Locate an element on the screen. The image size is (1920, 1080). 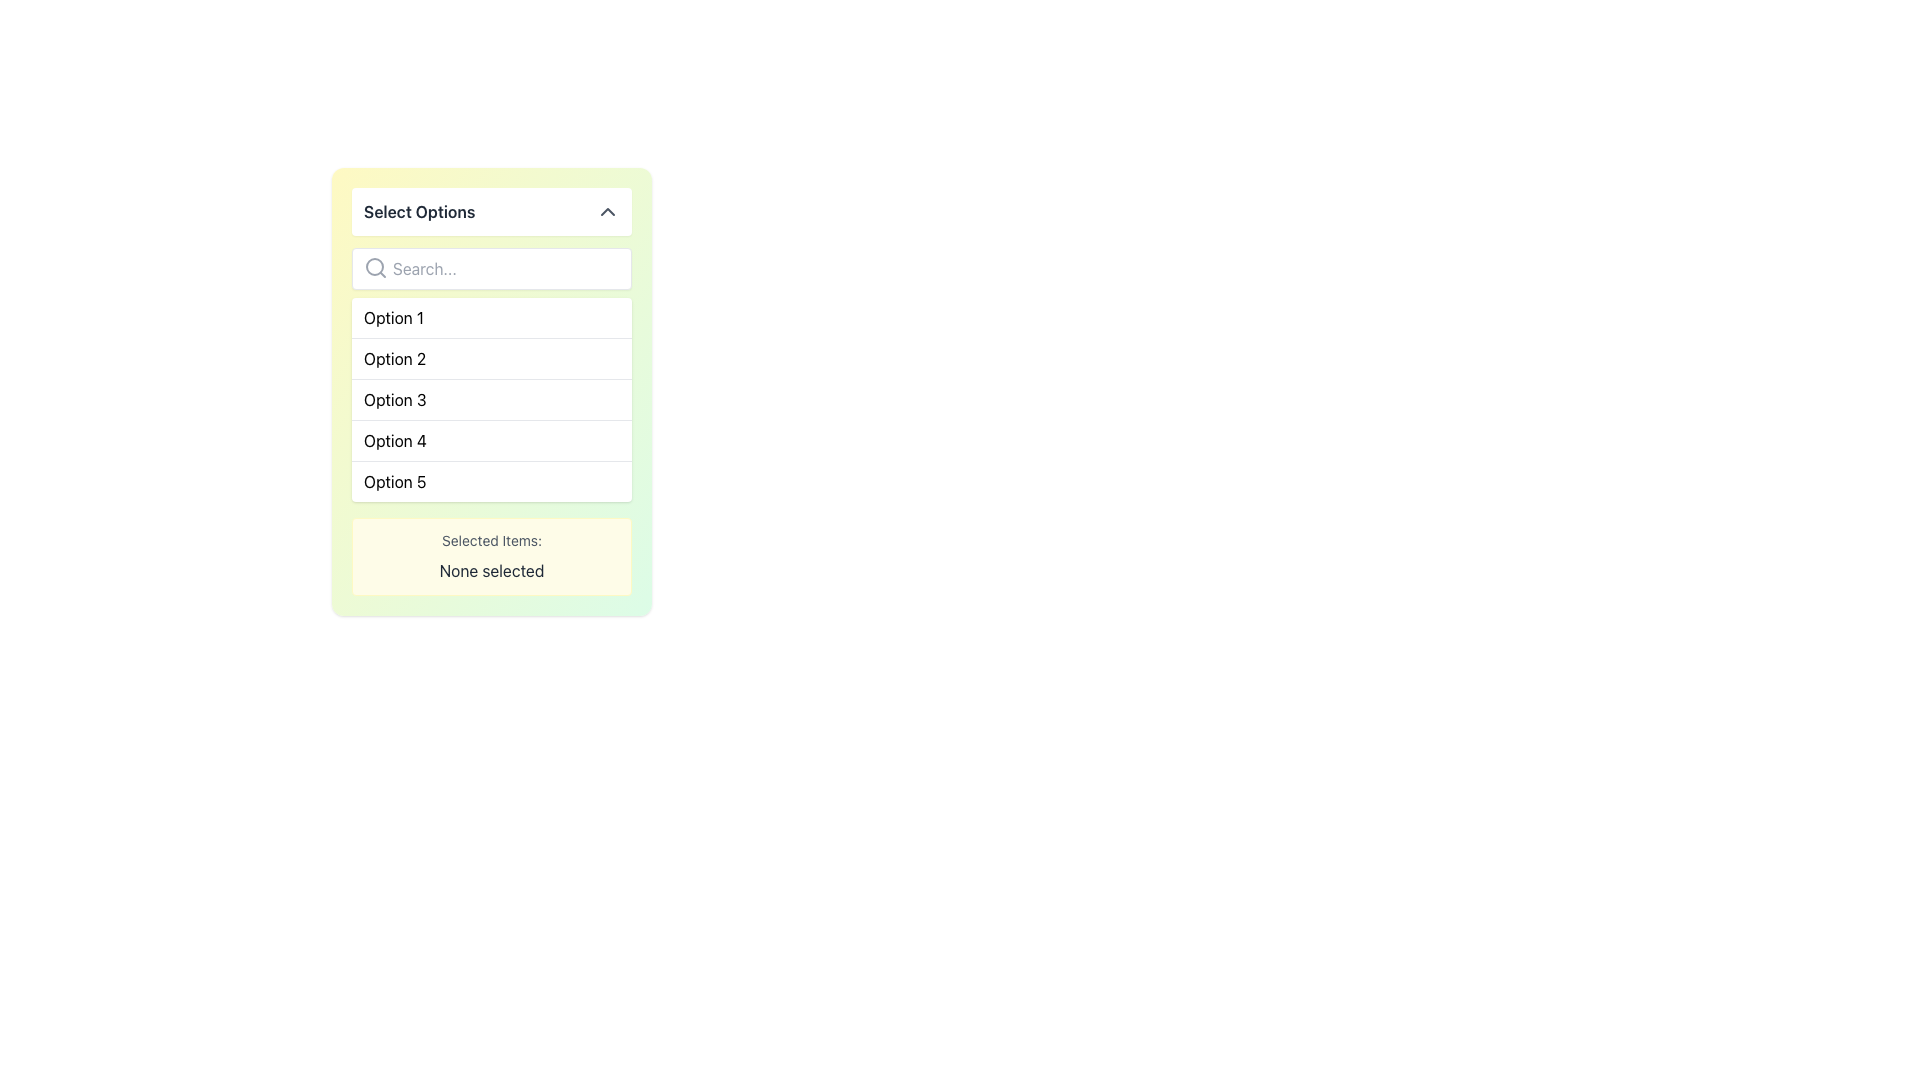
the list item labeled 'Option 4' is located at coordinates (491, 438).